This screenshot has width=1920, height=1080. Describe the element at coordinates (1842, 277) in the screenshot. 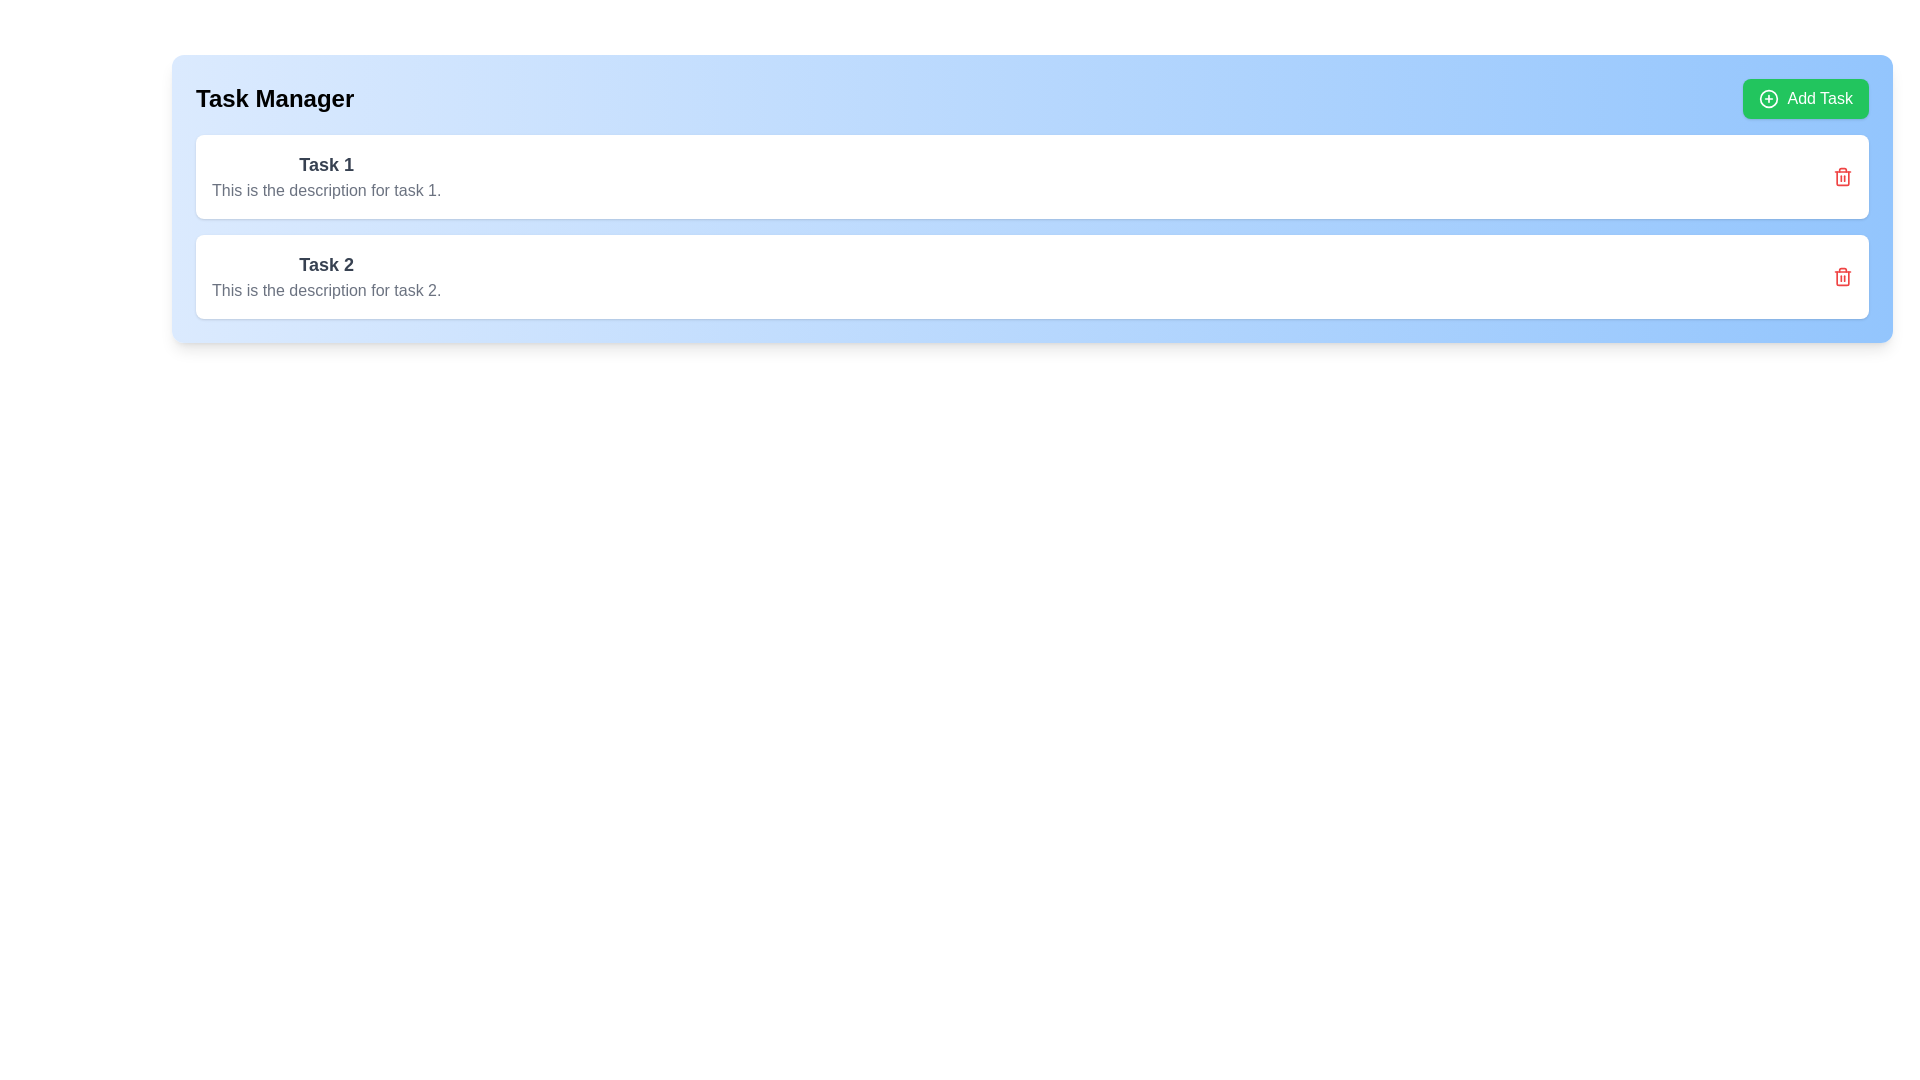

I see `the delete icon button located at the right section of the card containing 'Task 2' to change its color` at that location.